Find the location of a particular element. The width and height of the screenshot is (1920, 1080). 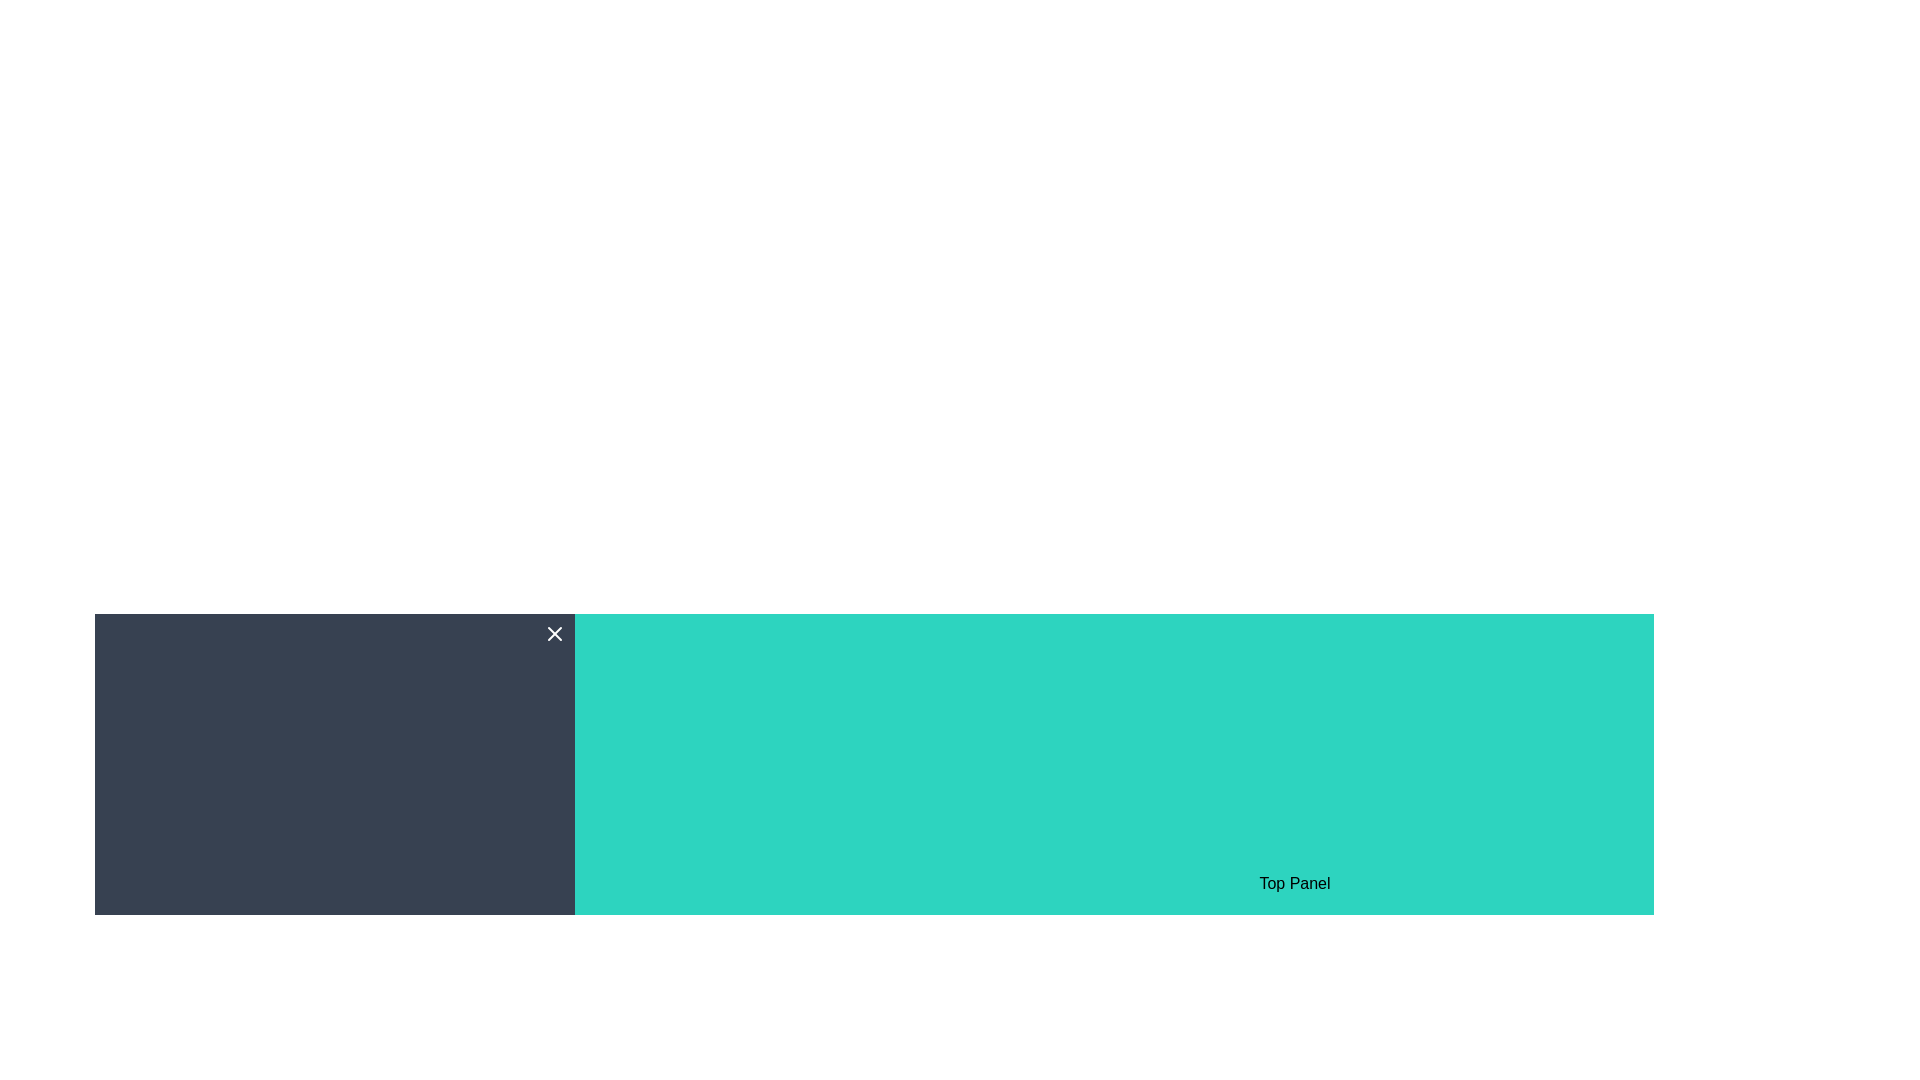

the close icon located at the top-right corner of the dark rectangular section is located at coordinates (555, 633).